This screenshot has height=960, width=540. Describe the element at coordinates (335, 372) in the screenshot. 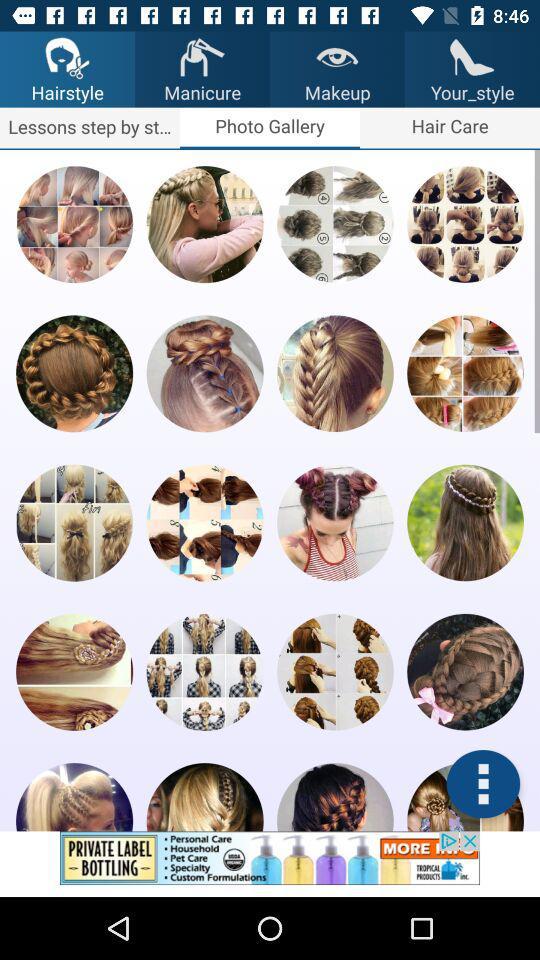

I see `open new page` at that location.